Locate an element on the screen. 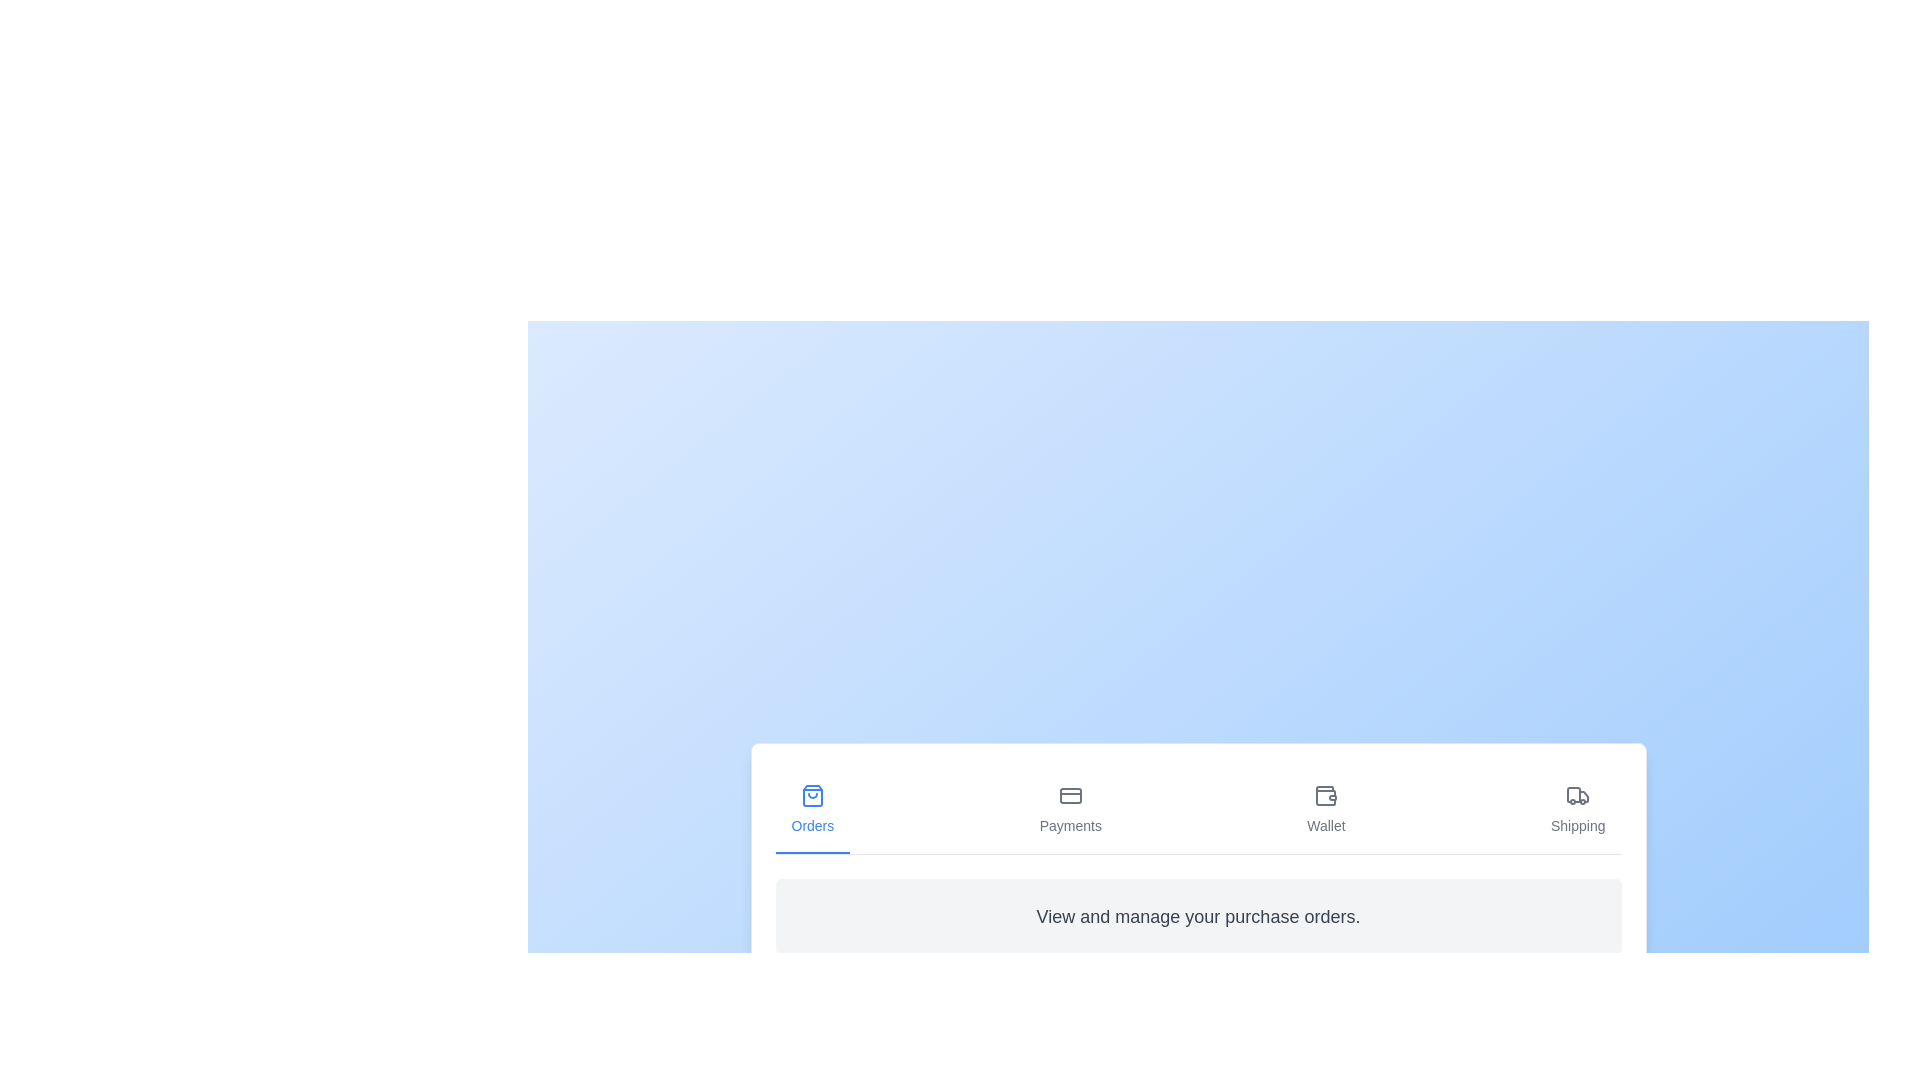 The height and width of the screenshot is (1080, 1920). the 'Orders' label text located beneath the shopping bag icon in the horizontal menu to potentially display additional information is located at coordinates (812, 825).